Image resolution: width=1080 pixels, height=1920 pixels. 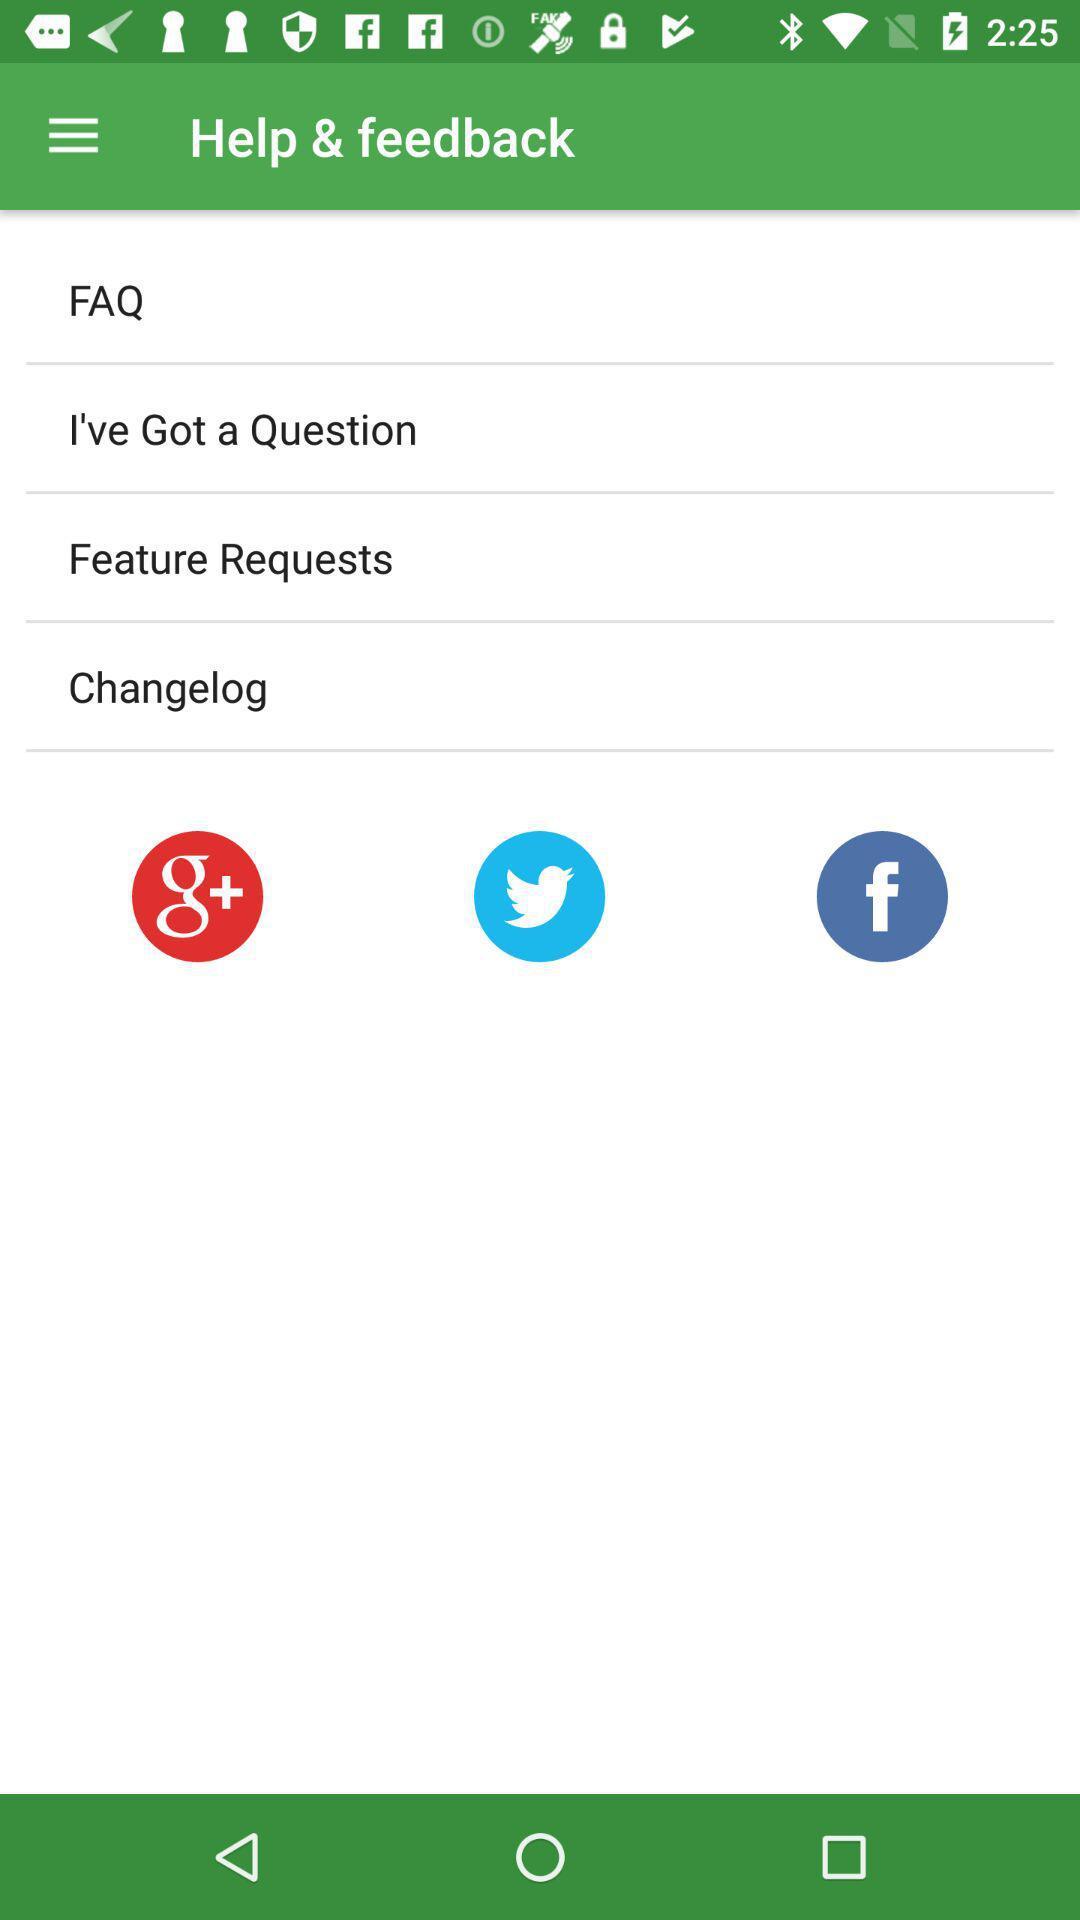 What do you see at coordinates (540, 557) in the screenshot?
I see `the icon below the i ve got item` at bounding box center [540, 557].